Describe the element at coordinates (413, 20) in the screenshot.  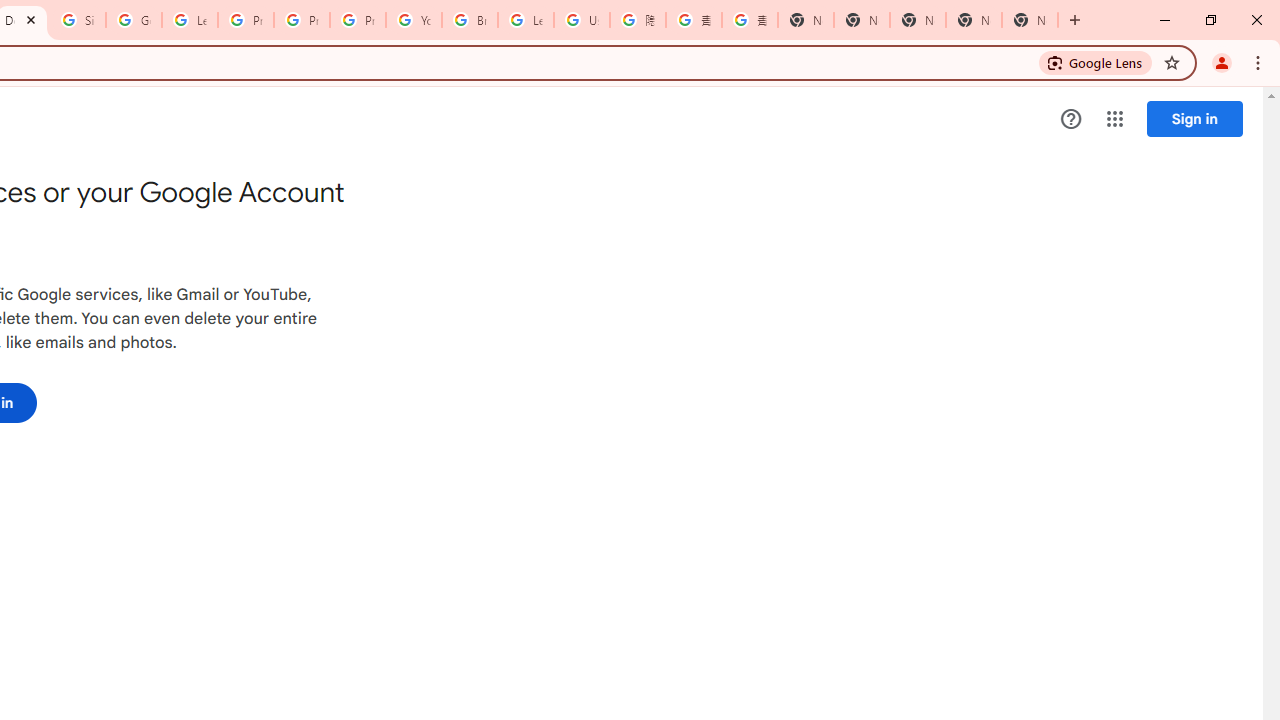
I see `'YouTube'` at that location.